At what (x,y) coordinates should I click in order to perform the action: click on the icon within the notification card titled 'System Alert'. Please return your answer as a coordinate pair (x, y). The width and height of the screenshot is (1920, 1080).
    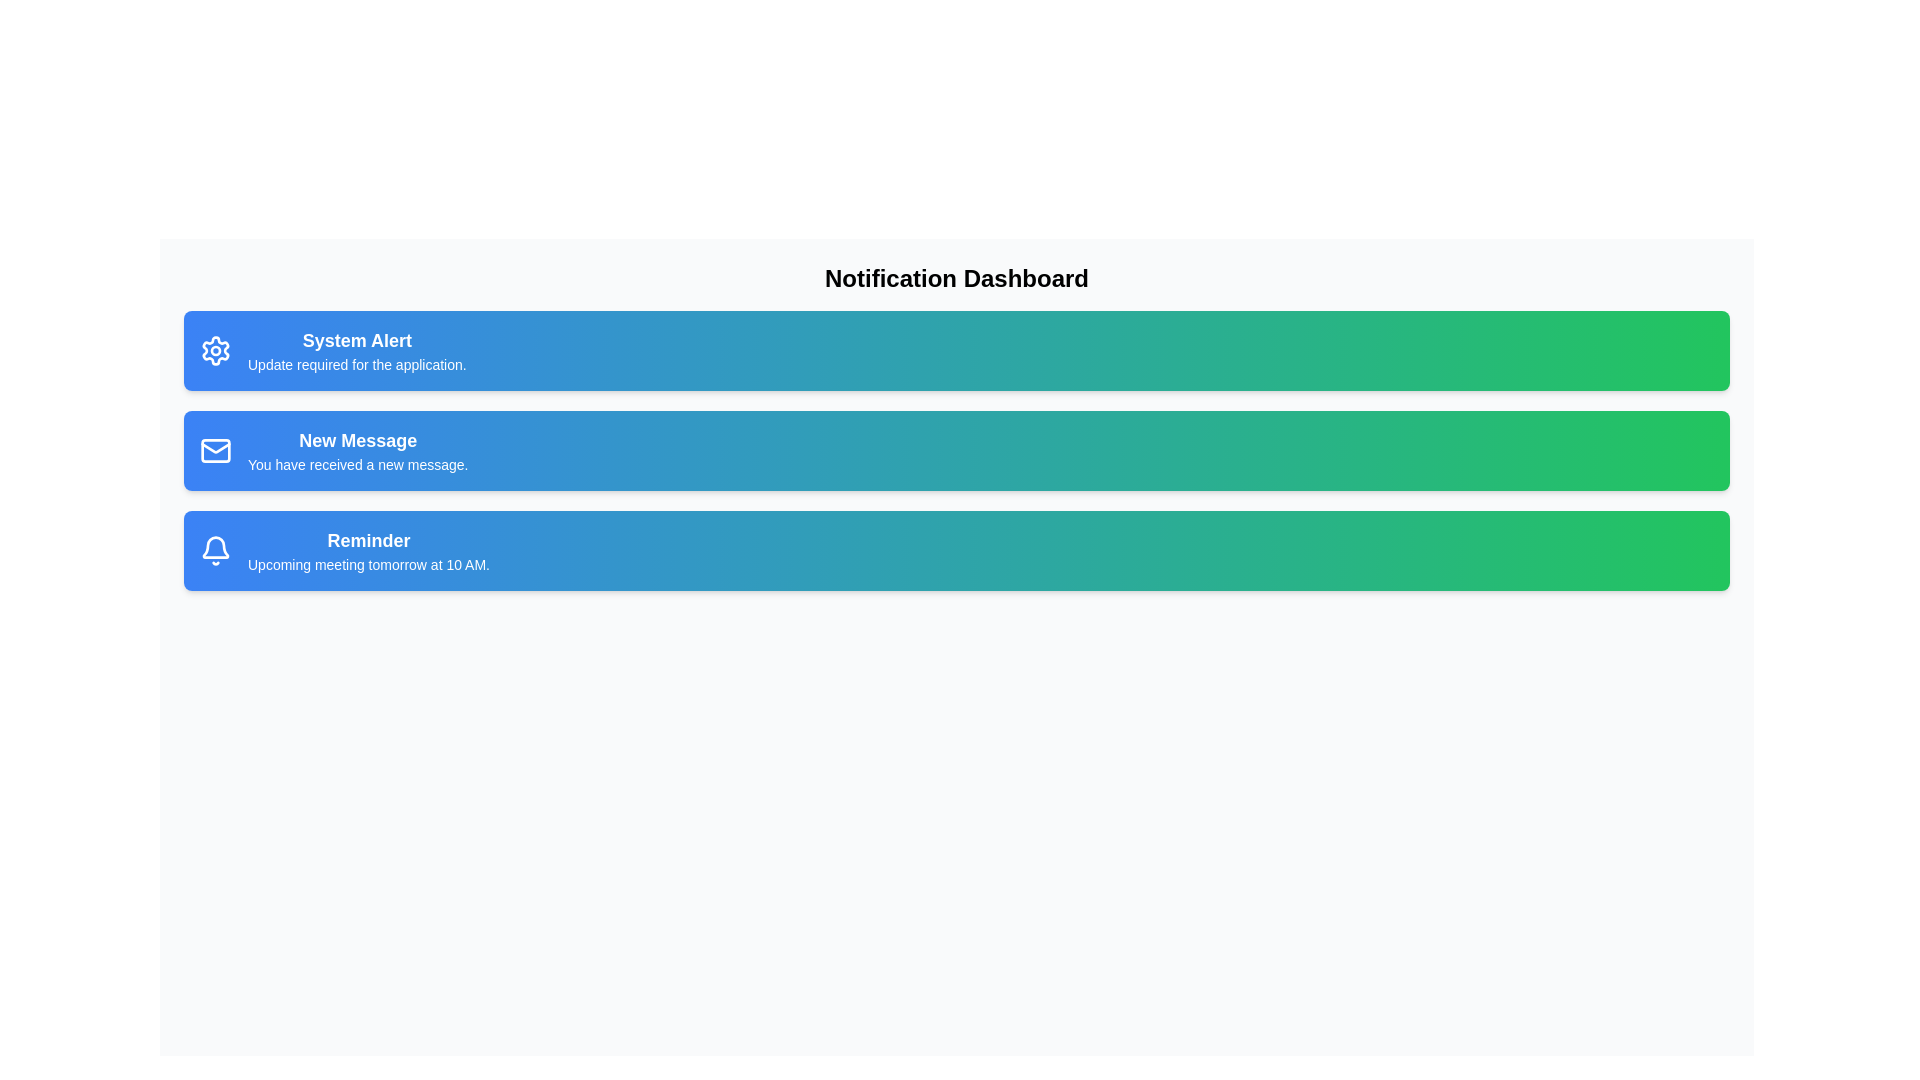
    Looking at the image, I should click on (216, 350).